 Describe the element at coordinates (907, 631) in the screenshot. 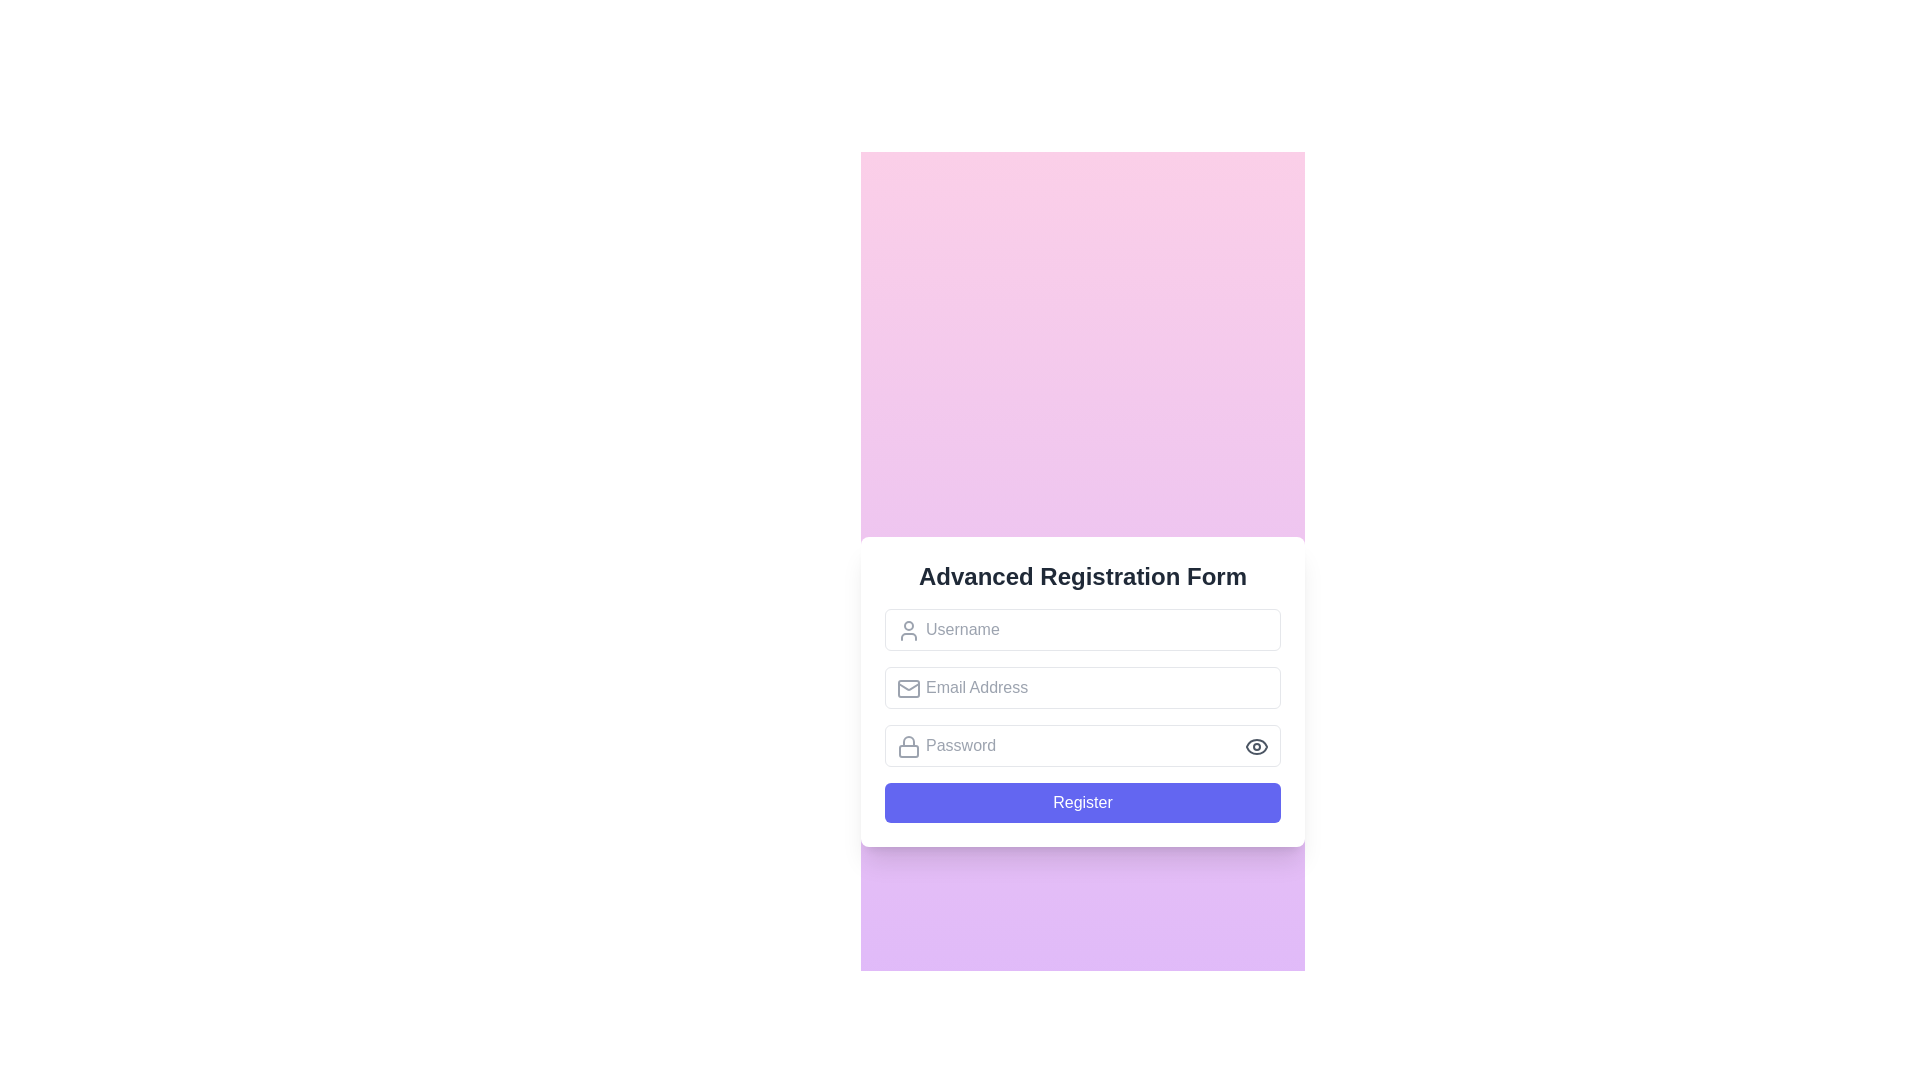

I see `the outlined user icon, which is light gray and located to the left of the username input field` at that location.